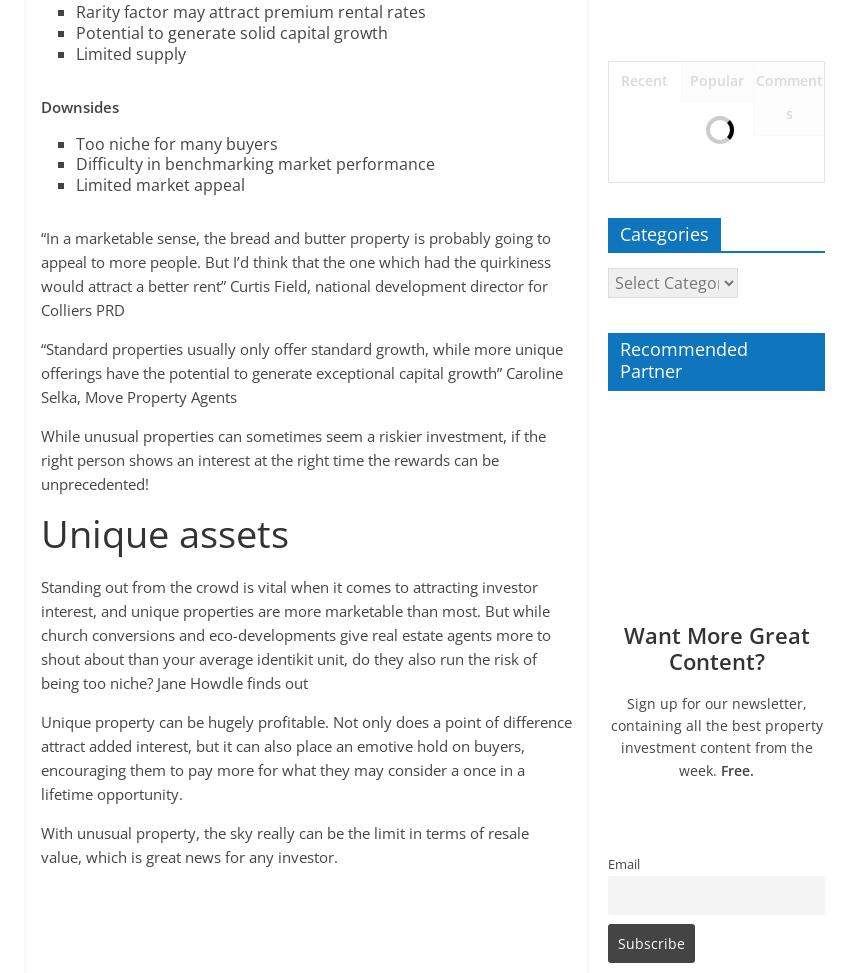 The image size is (851, 973). Describe the element at coordinates (38, 843) in the screenshot. I see `'With unusual property, the sky really can be the limit in terms of resale value, which is great news for any investor.'` at that location.